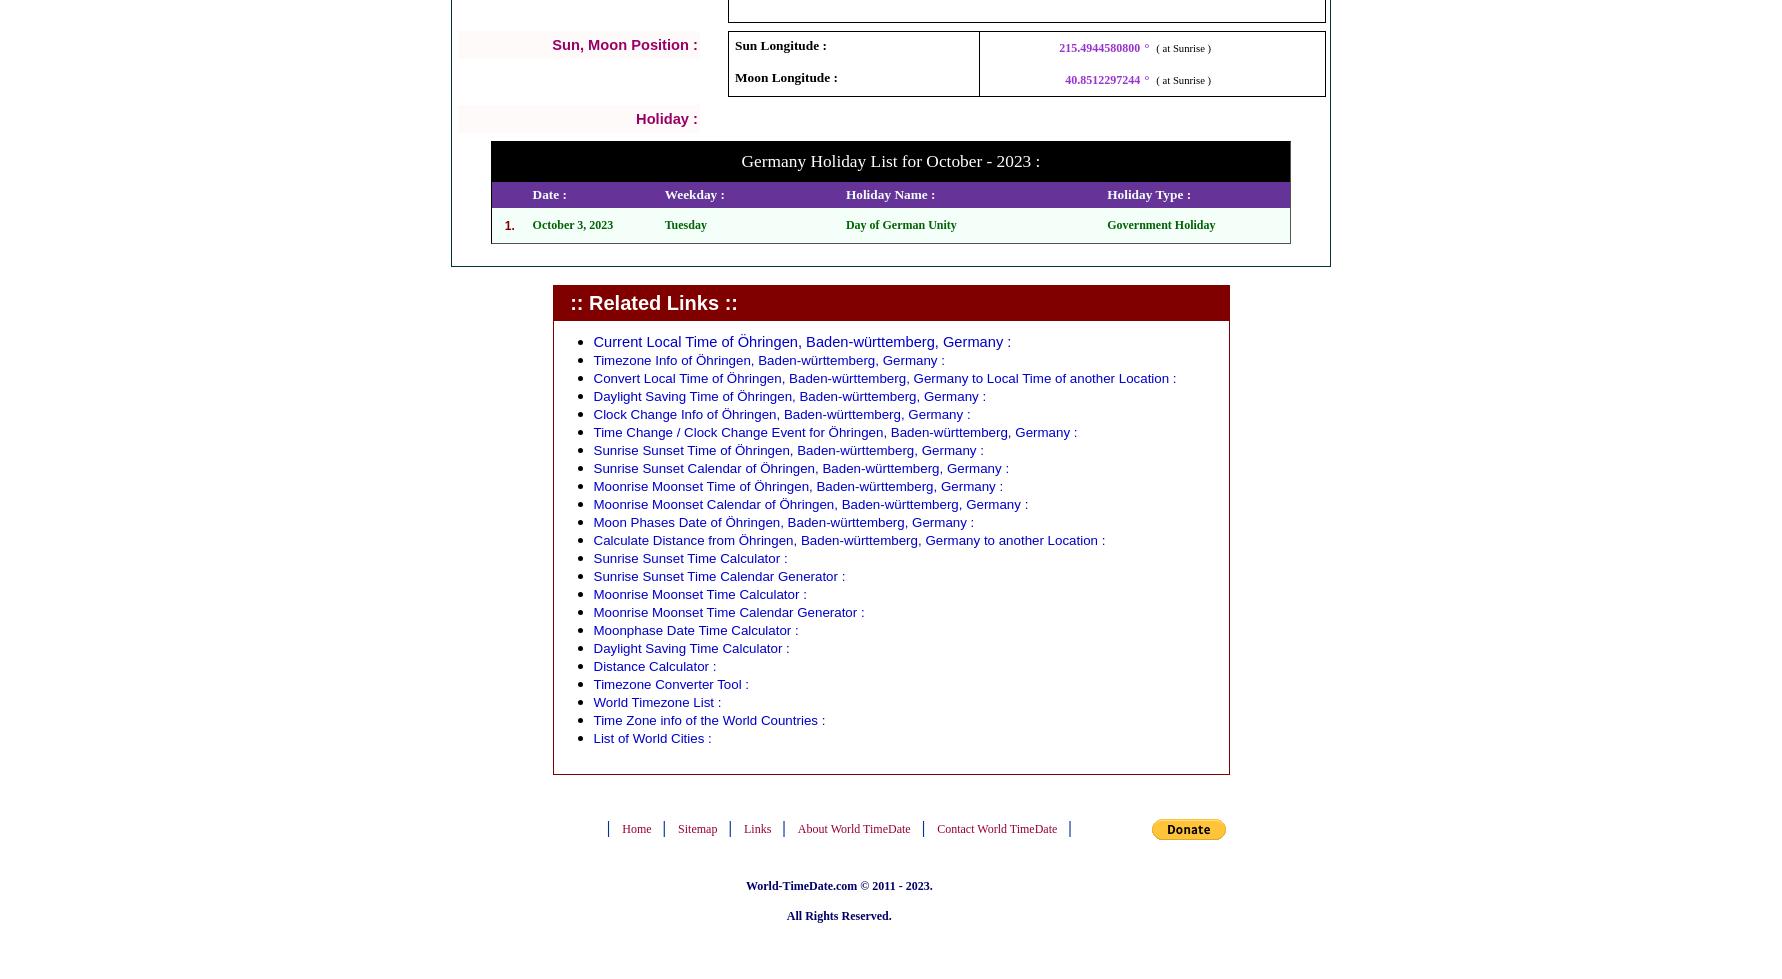 This screenshot has width=1782, height=979. Describe the element at coordinates (809, 502) in the screenshot. I see `'Moonrise Moonset Calendar of Öhringen, Baden-württemberg, Germany :'` at that location.